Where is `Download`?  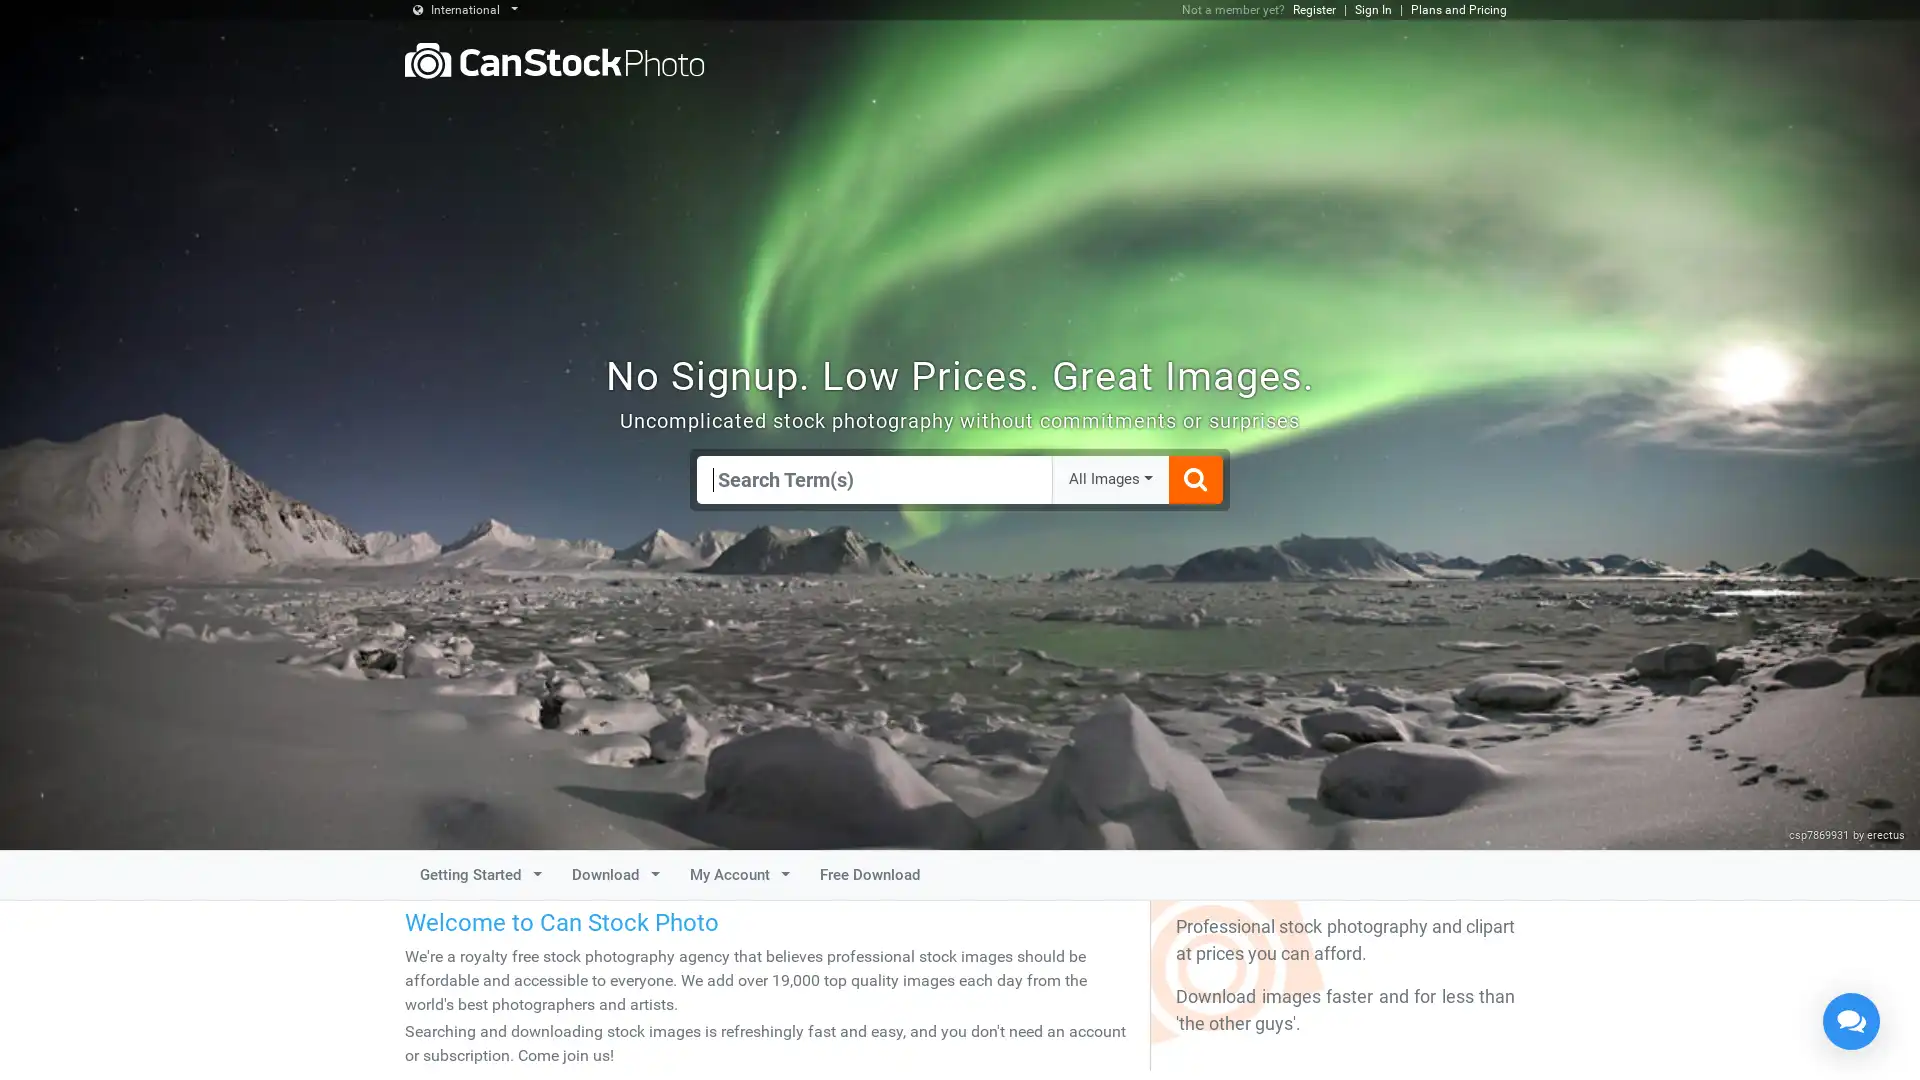
Download is located at coordinates (613, 874).